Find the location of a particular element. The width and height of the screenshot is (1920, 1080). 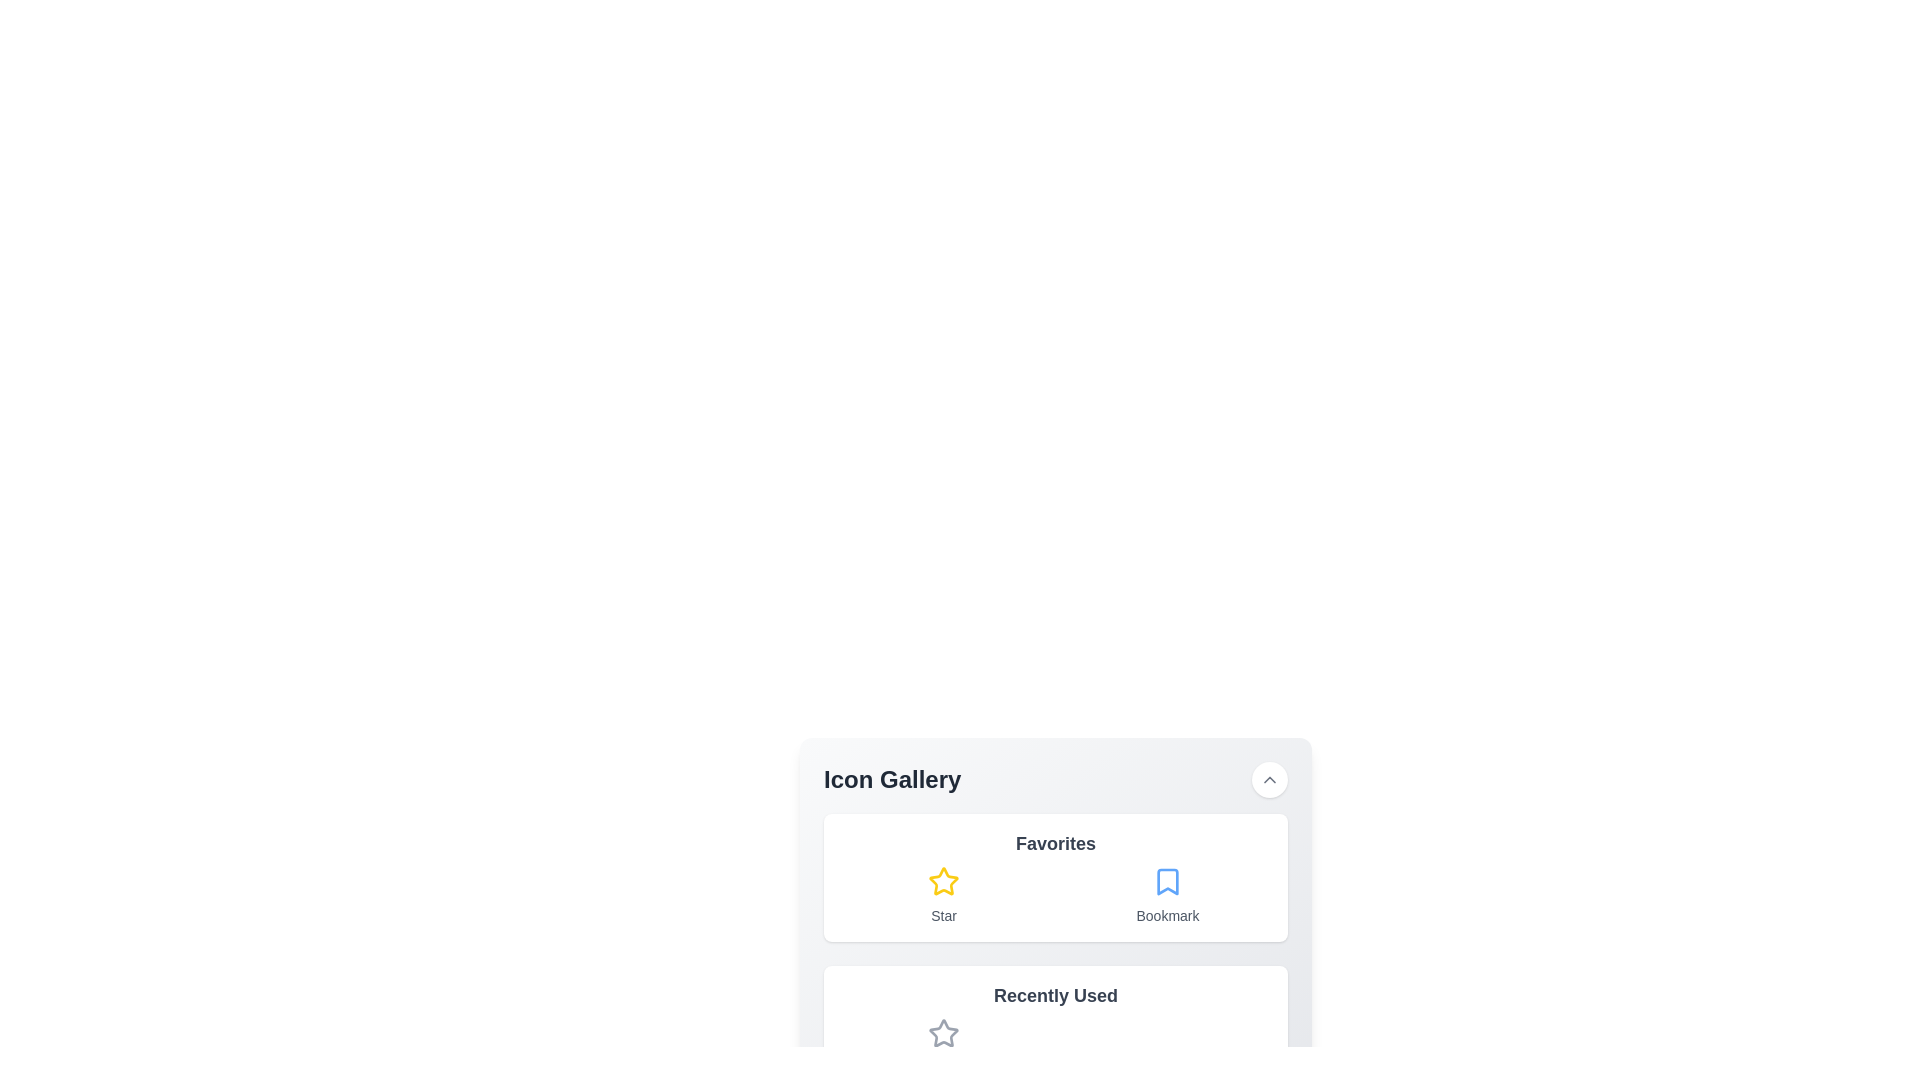

the bookmark icon located to the right of the star icon in the Favorites group is located at coordinates (1167, 881).